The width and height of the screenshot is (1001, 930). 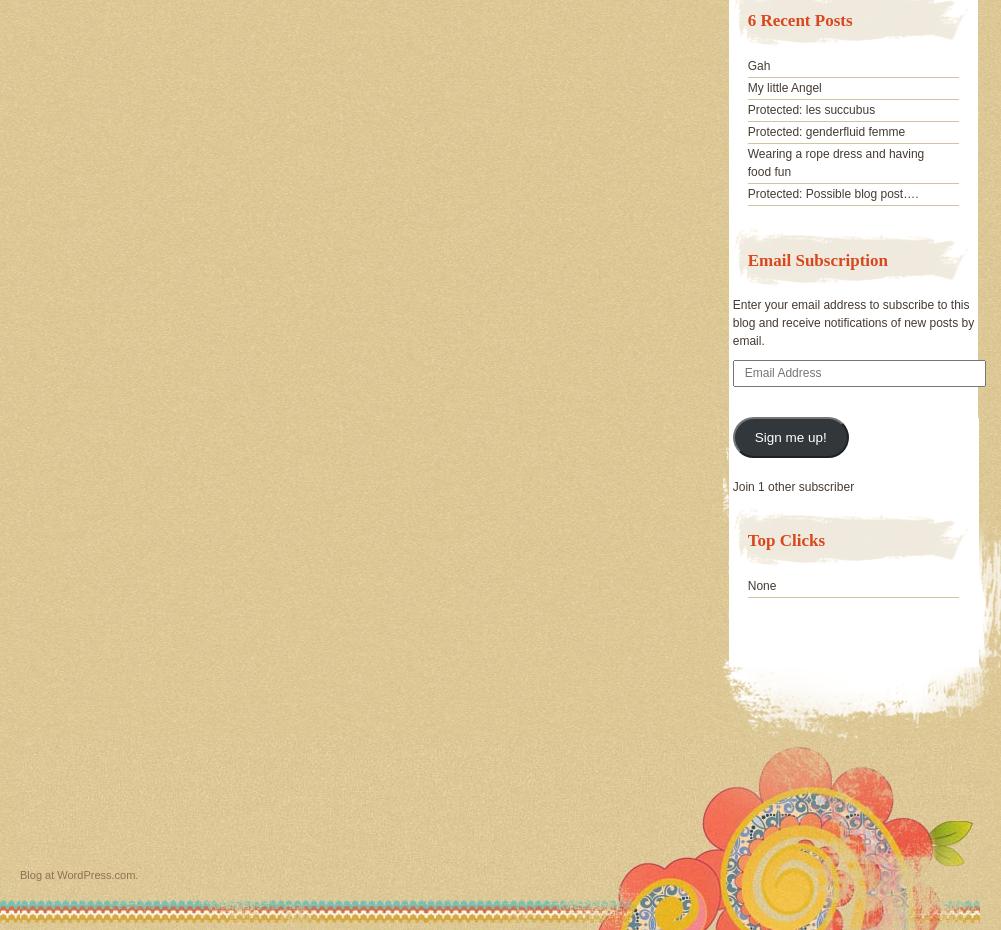 What do you see at coordinates (732, 321) in the screenshot?
I see `'Enter your email address to subscribe to this blog and receive notifications of new posts by email.'` at bounding box center [732, 321].